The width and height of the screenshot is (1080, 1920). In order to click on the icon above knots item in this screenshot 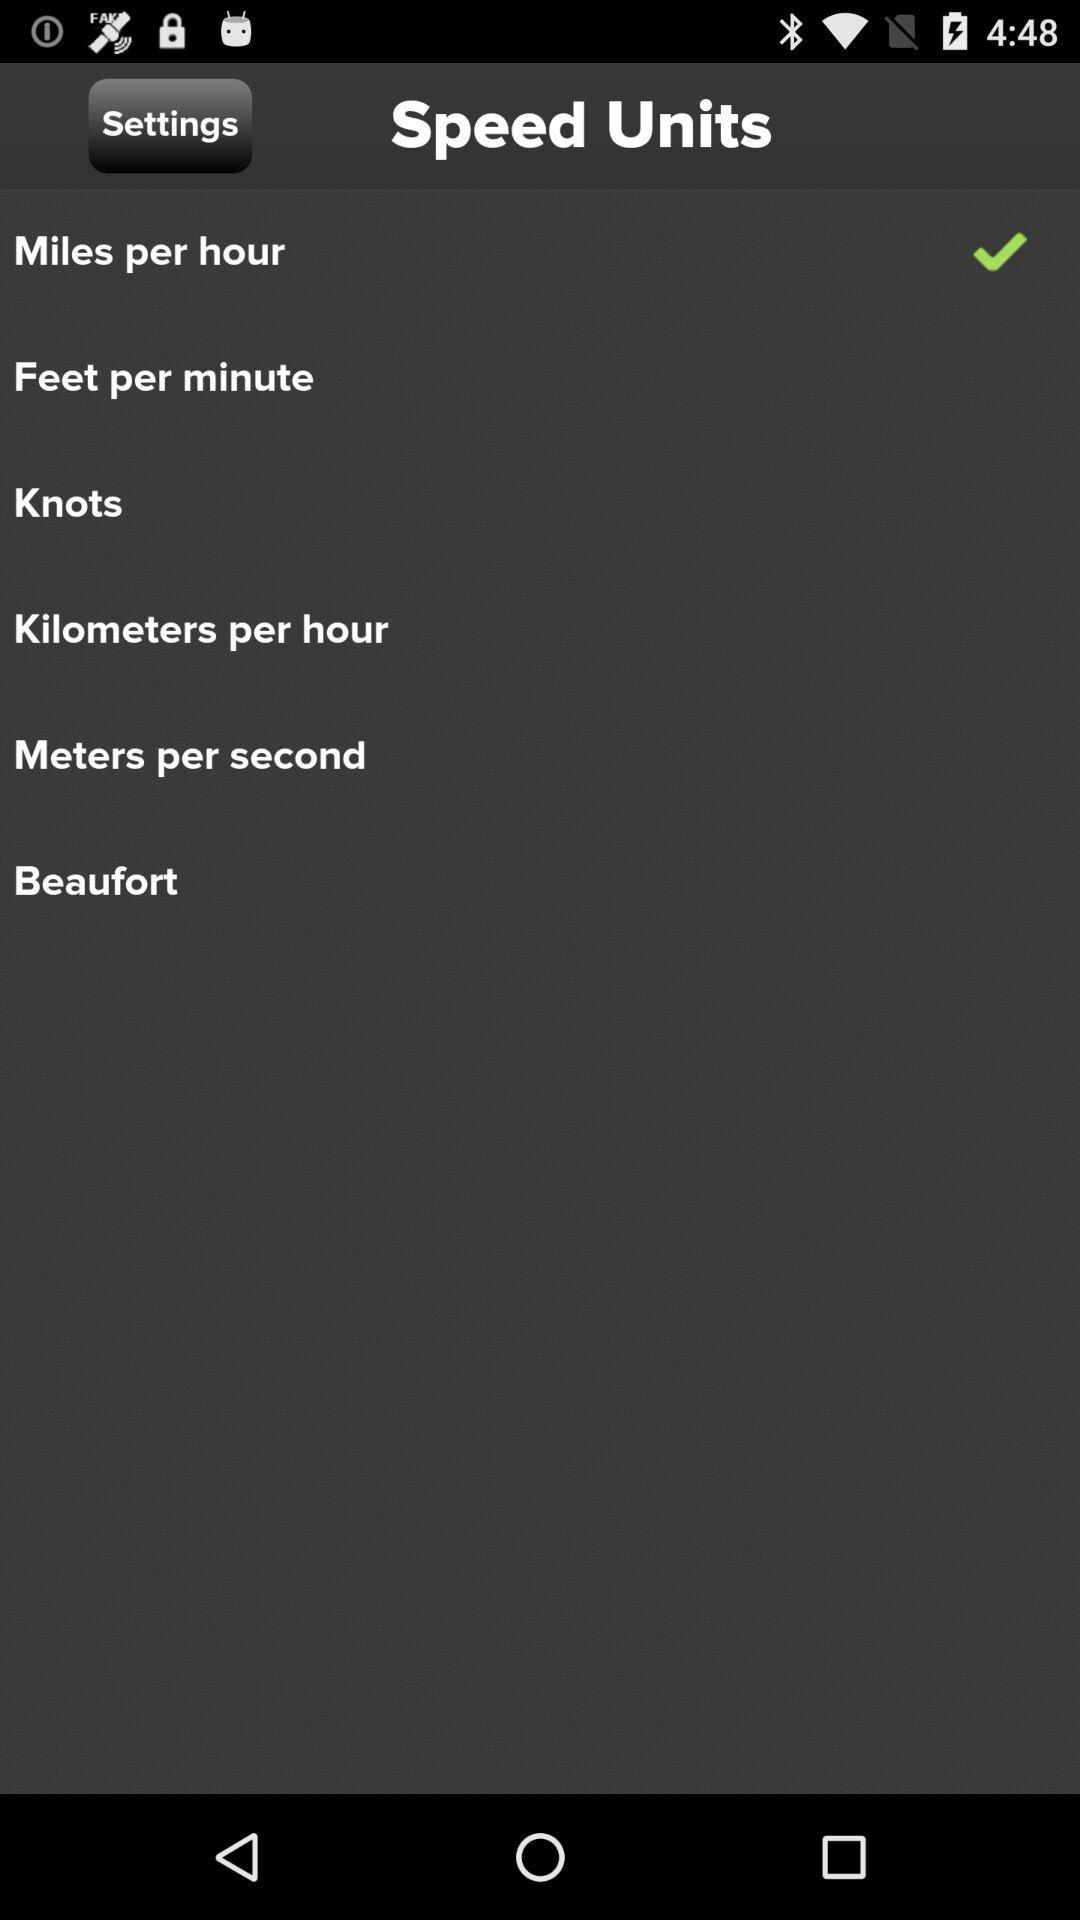, I will do `click(525, 378)`.